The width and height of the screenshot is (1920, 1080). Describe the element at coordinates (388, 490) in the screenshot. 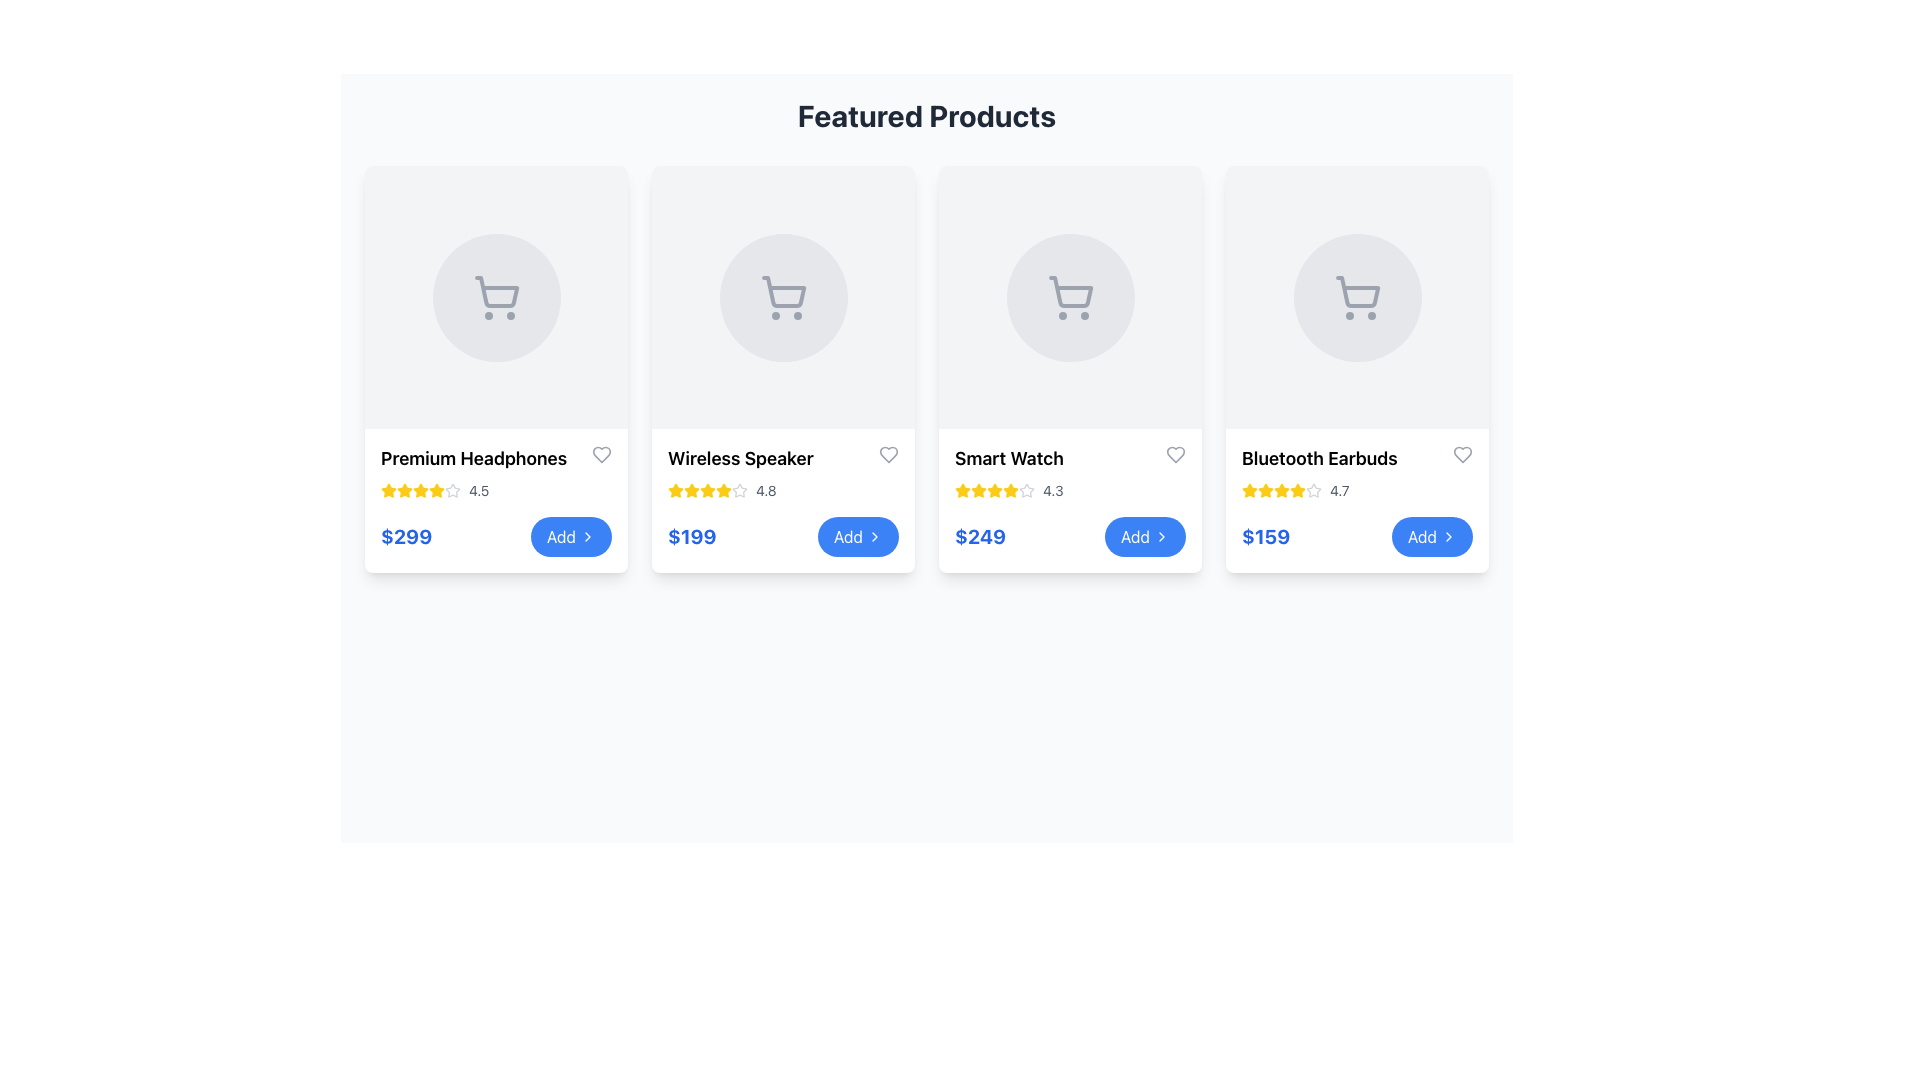

I see `the visual details of the first star icon representing the product rating for 'Premium Headphones' in the 'Featured Products' section` at that location.